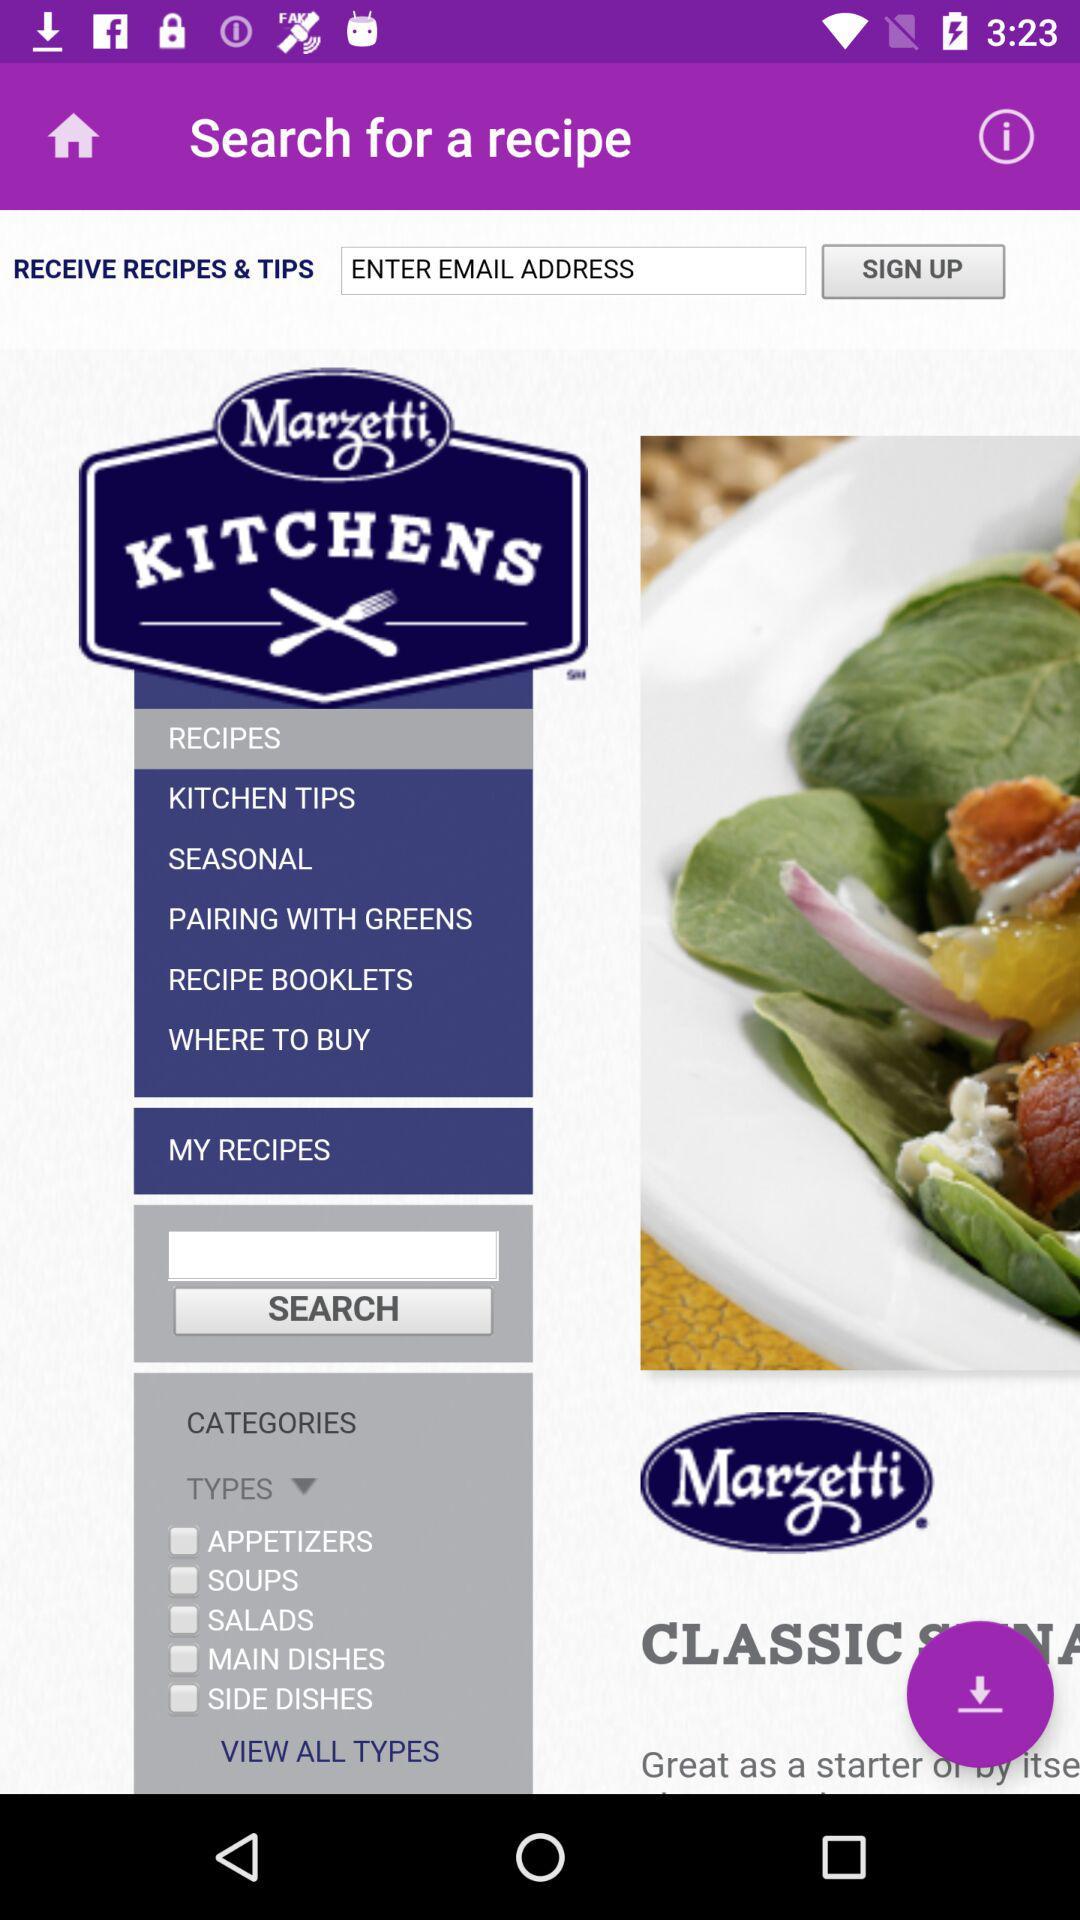 This screenshot has height=1920, width=1080. I want to click on the file_download icon, so click(979, 1693).